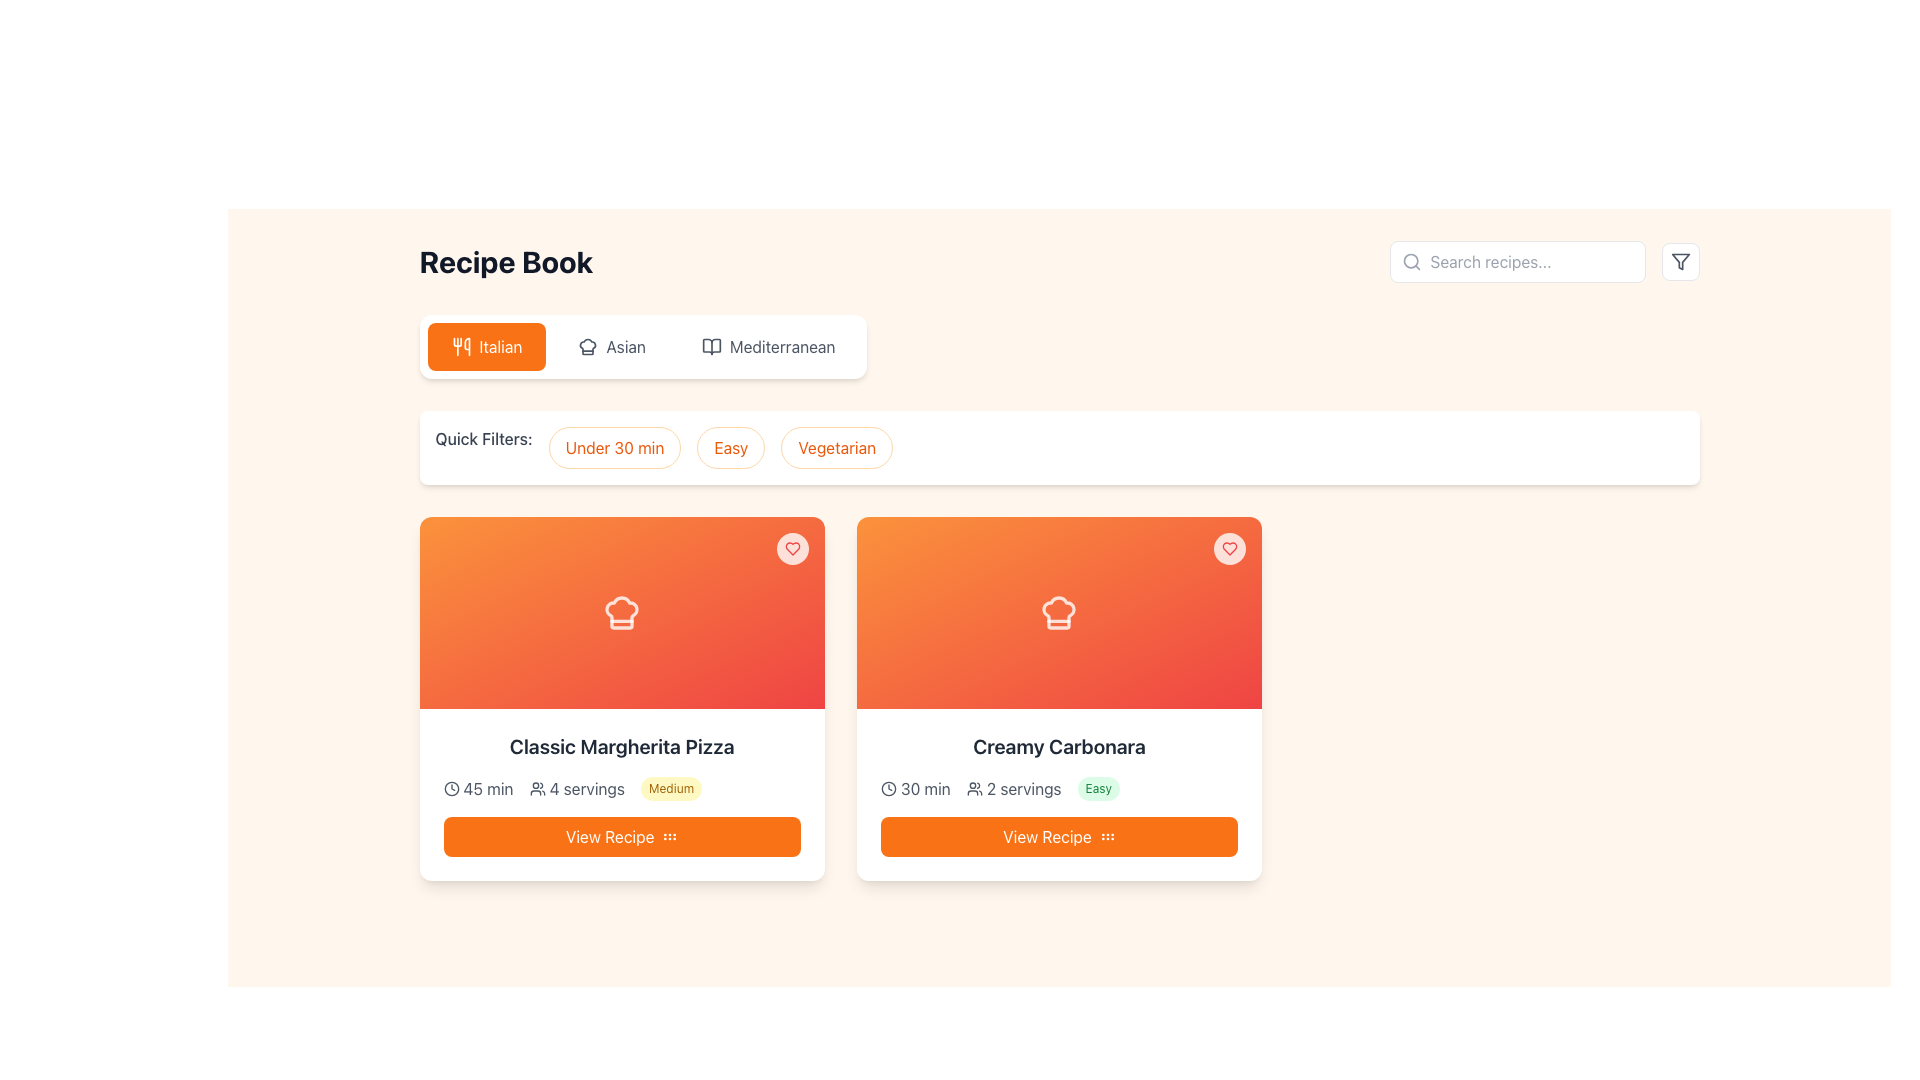  Describe the element at coordinates (621, 612) in the screenshot. I see `the chef hat icon, which is styled with white outlines on an orange-red background, located on the right side of the interface for the 'Creamy Carbonara' recipe` at that location.